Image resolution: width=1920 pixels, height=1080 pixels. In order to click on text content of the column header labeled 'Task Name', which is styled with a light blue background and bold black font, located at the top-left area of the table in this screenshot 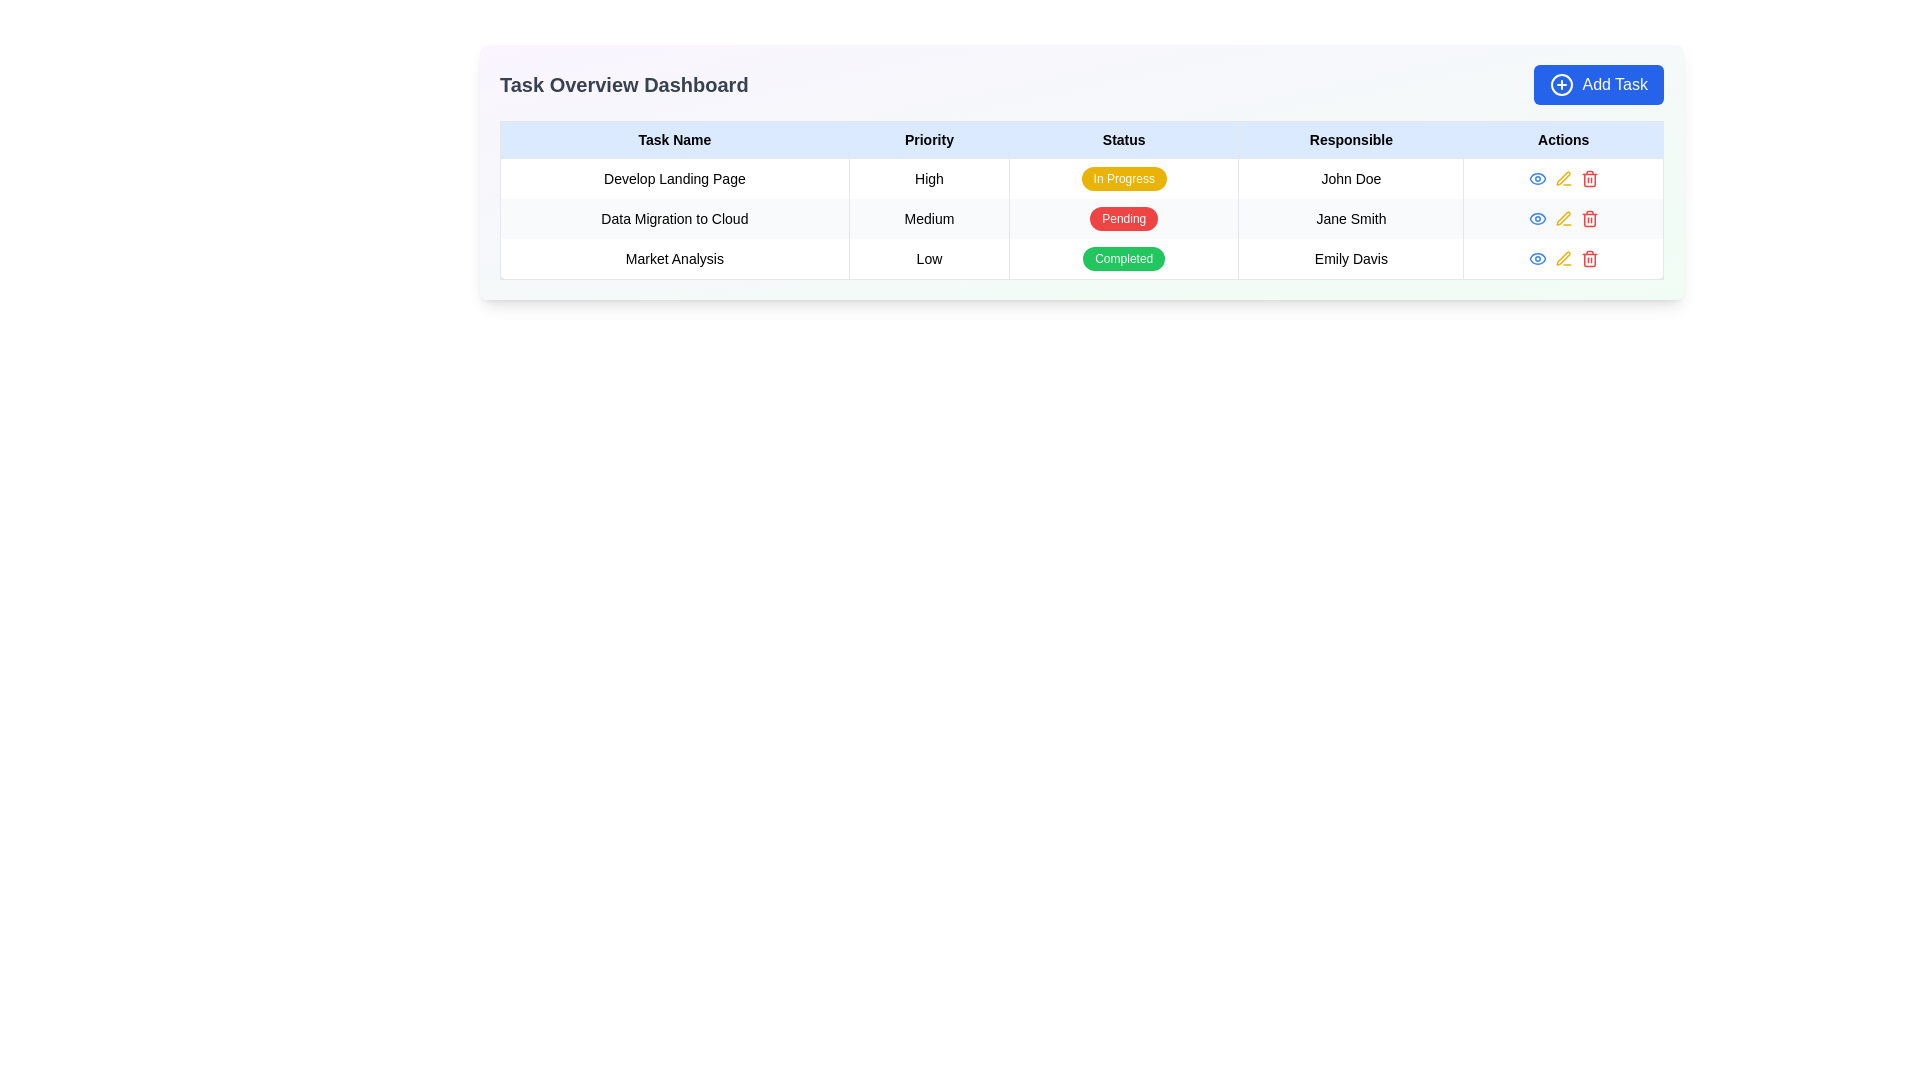, I will do `click(674, 138)`.